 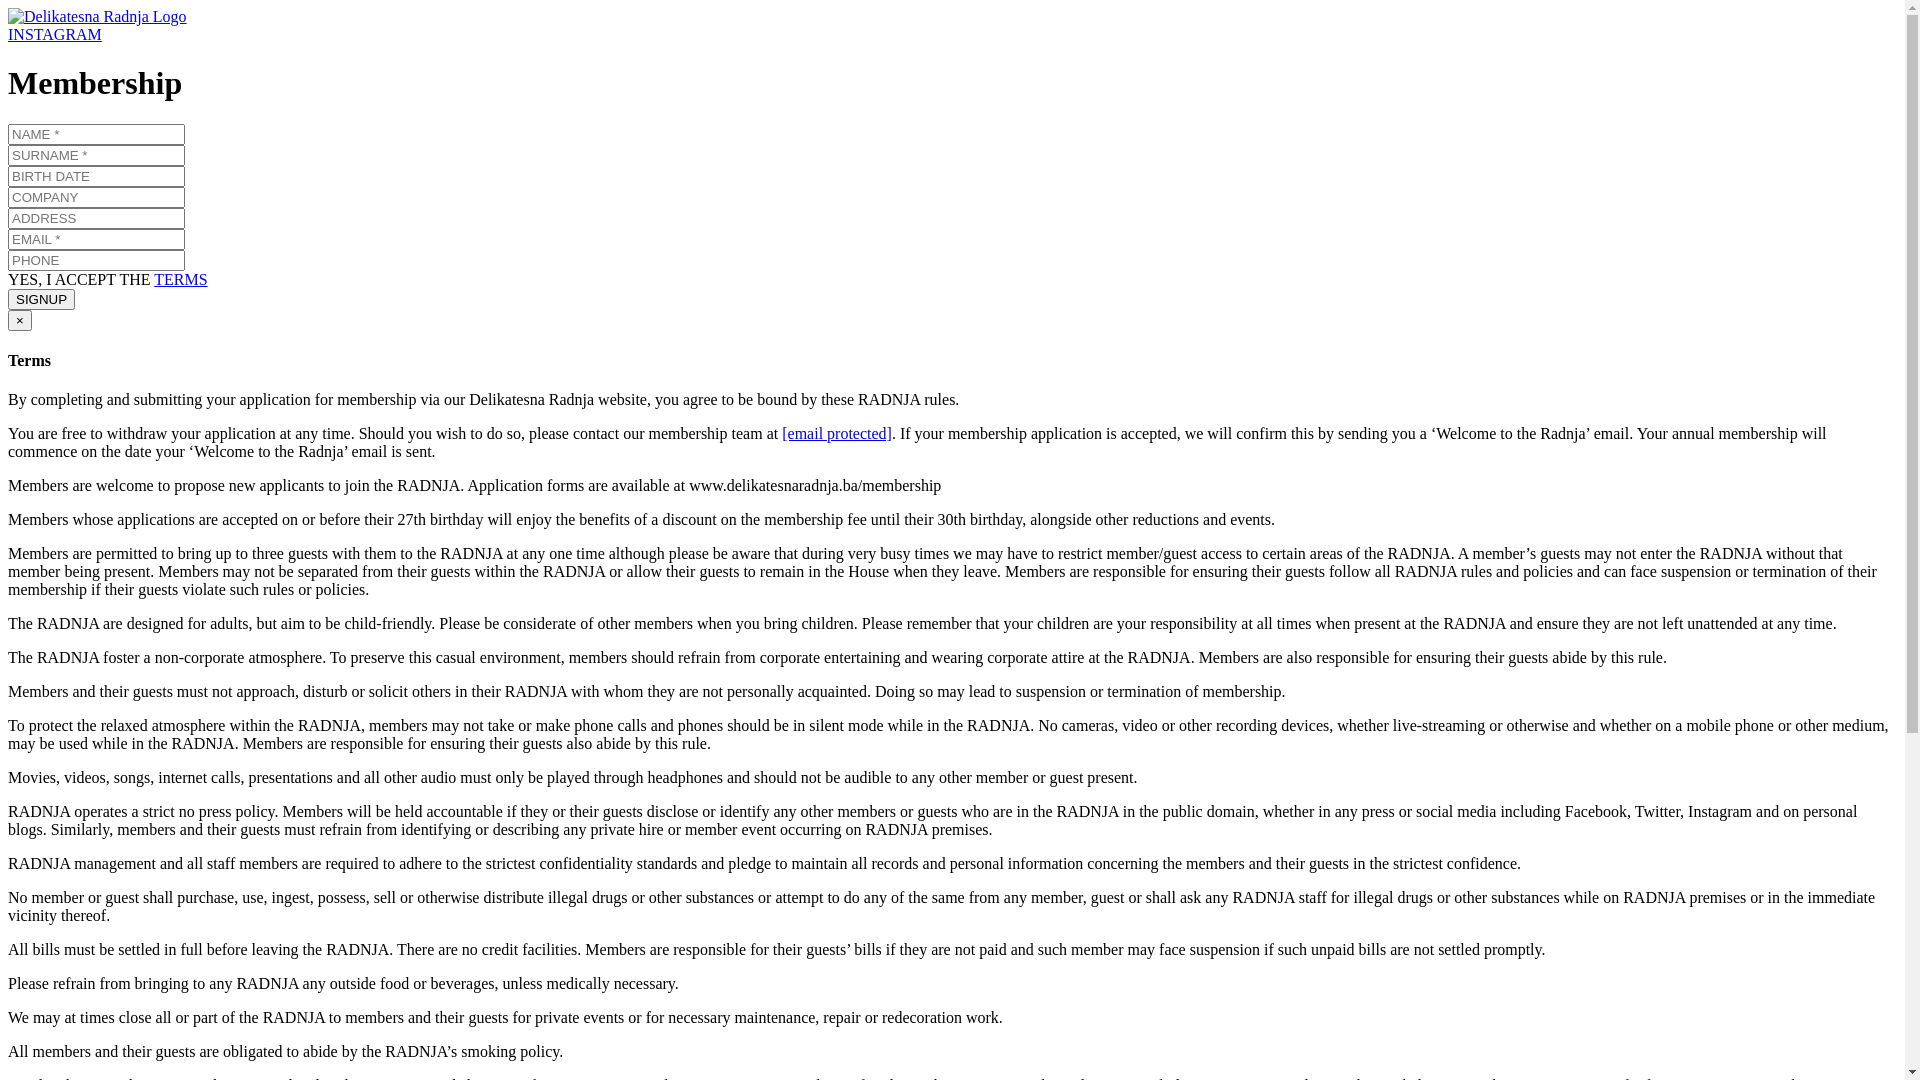 I want to click on '[email protected]', so click(x=836, y=432).